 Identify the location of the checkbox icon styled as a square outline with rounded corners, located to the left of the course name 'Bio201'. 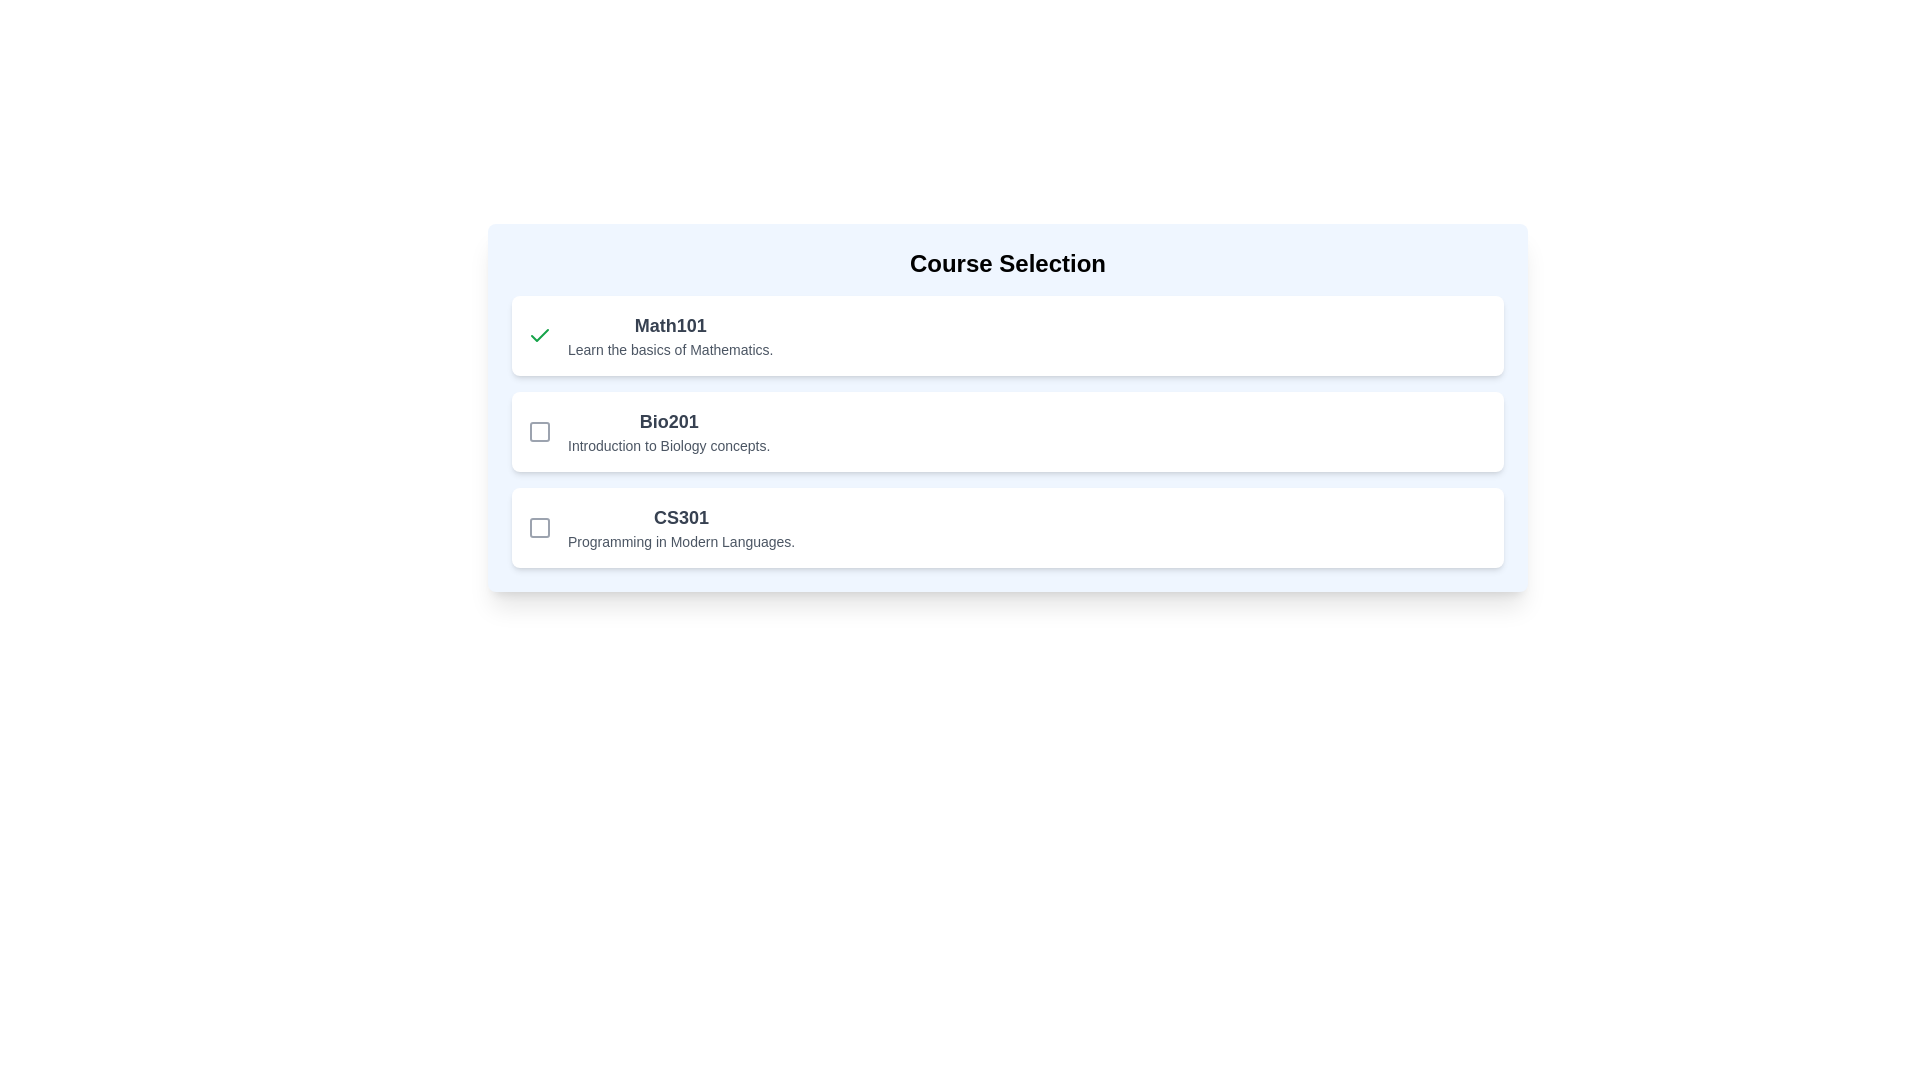
(539, 431).